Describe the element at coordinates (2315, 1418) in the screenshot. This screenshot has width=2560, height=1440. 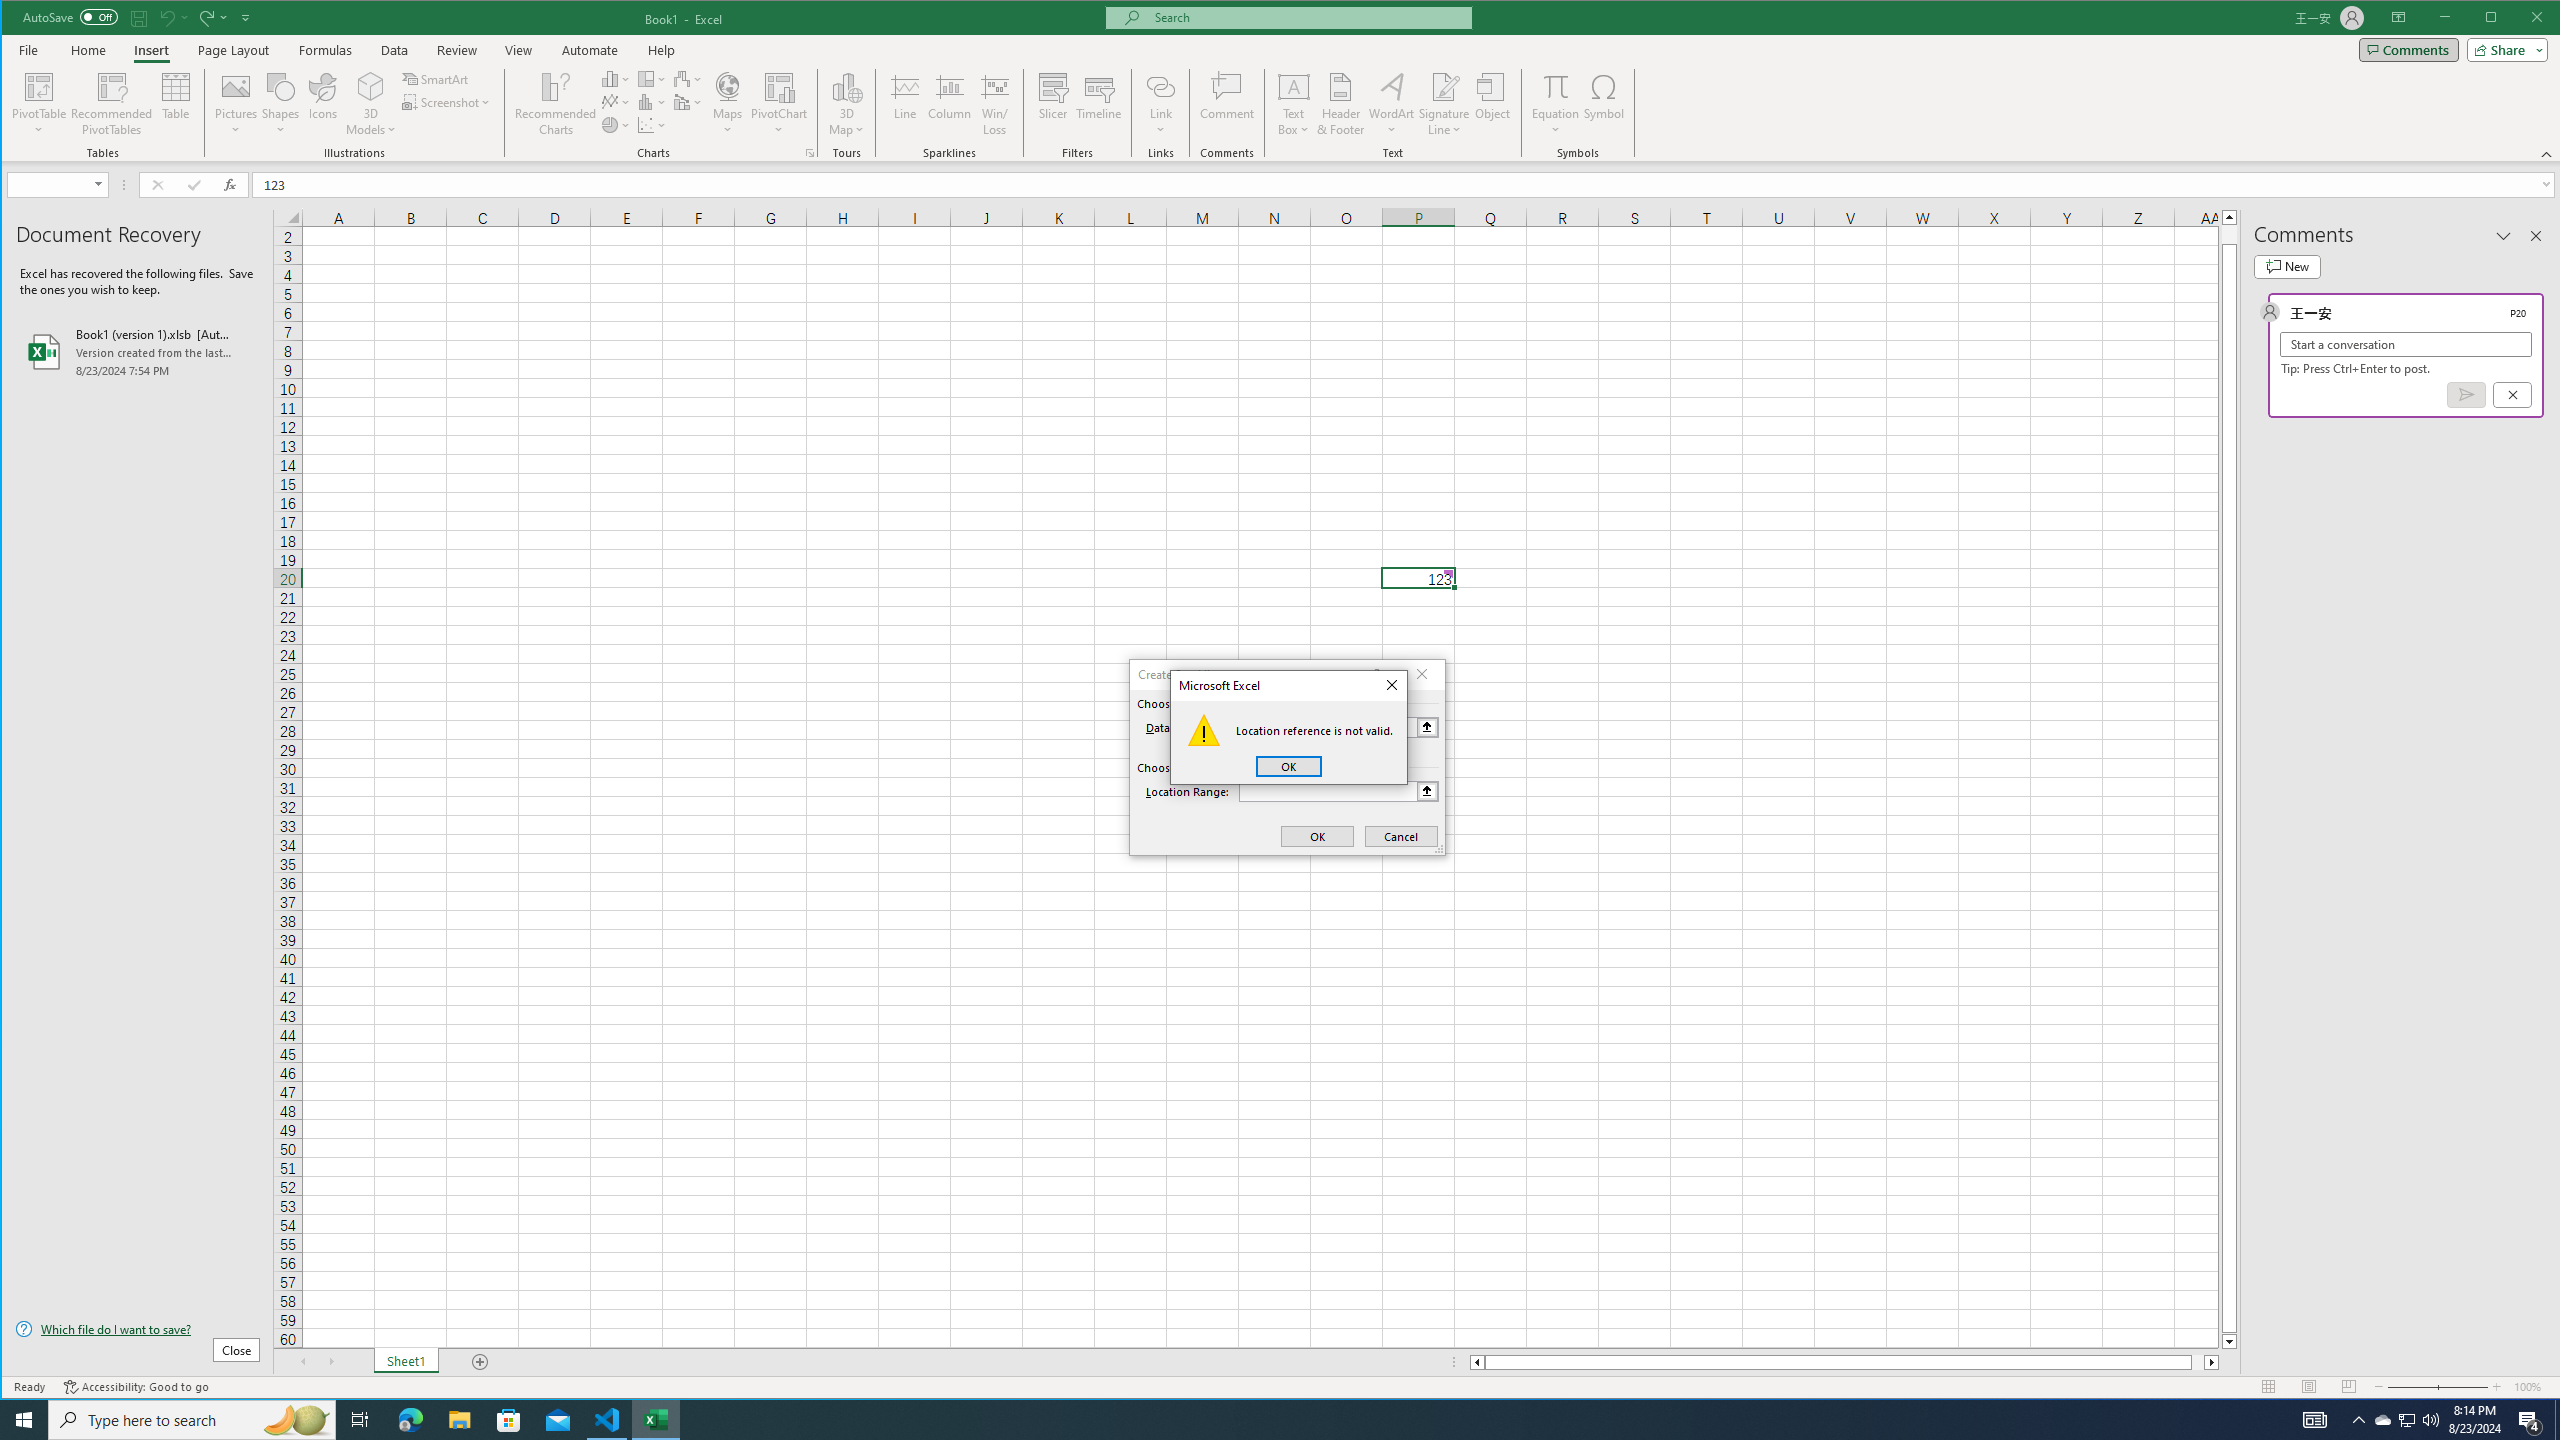
I see `'AutomationID: 4105'` at that location.